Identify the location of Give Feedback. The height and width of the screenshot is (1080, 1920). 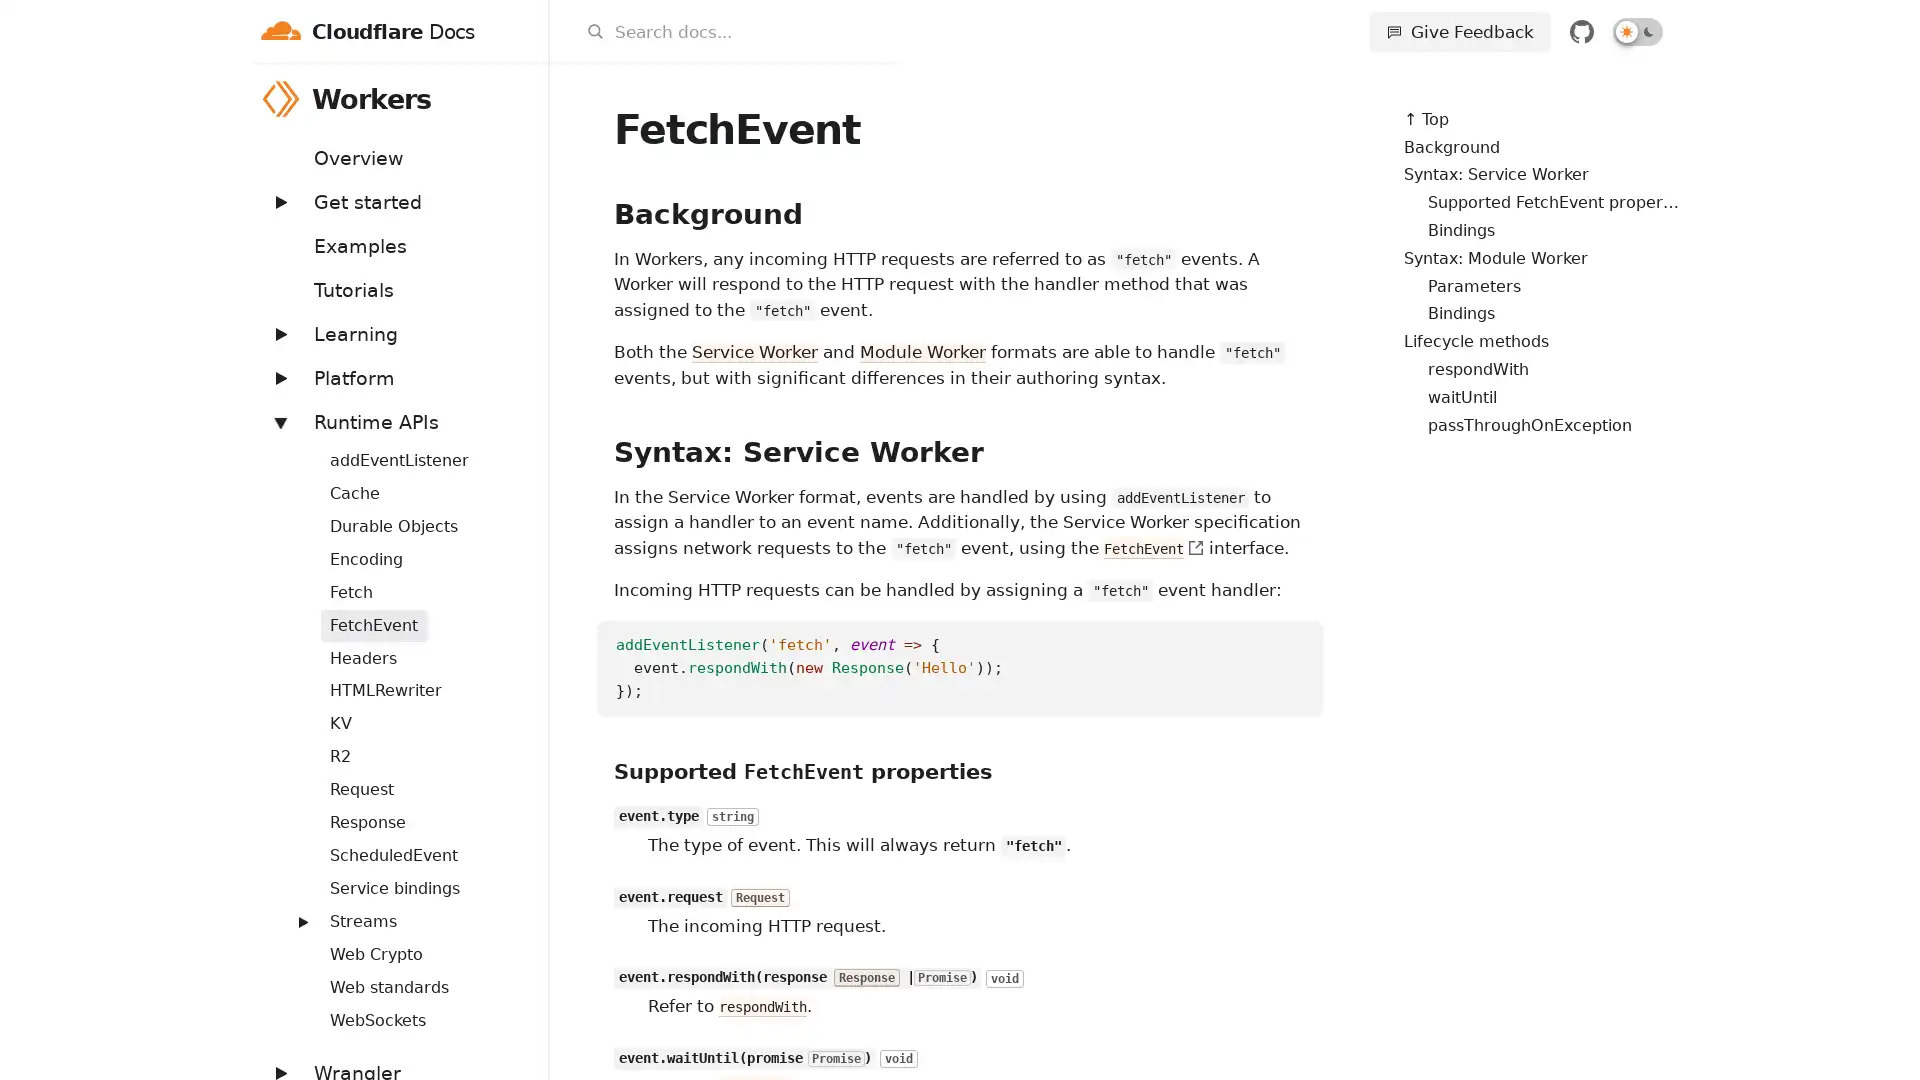
(1459, 31).